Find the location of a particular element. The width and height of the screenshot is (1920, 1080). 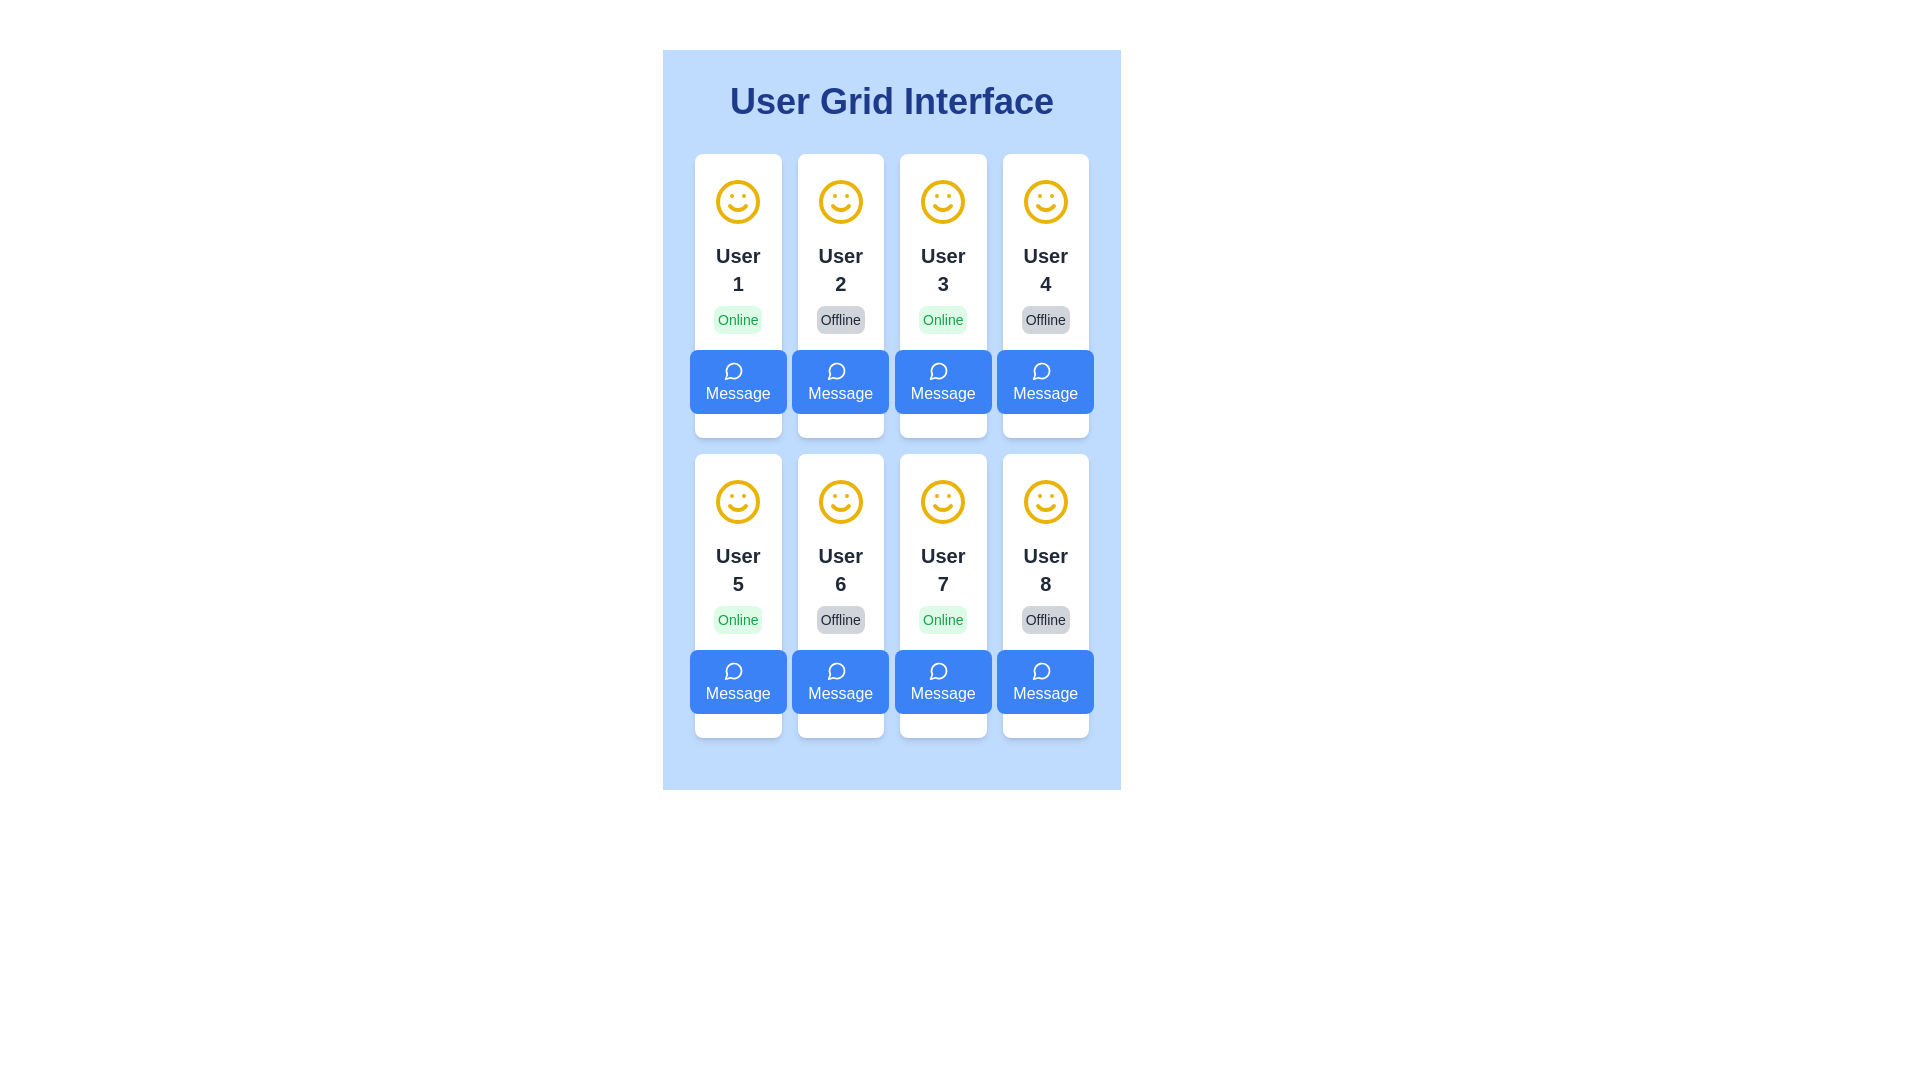

the circular yellow-outlined component of the smiling emoji icon representing 'User 5' in the user grid interface is located at coordinates (737, 500).